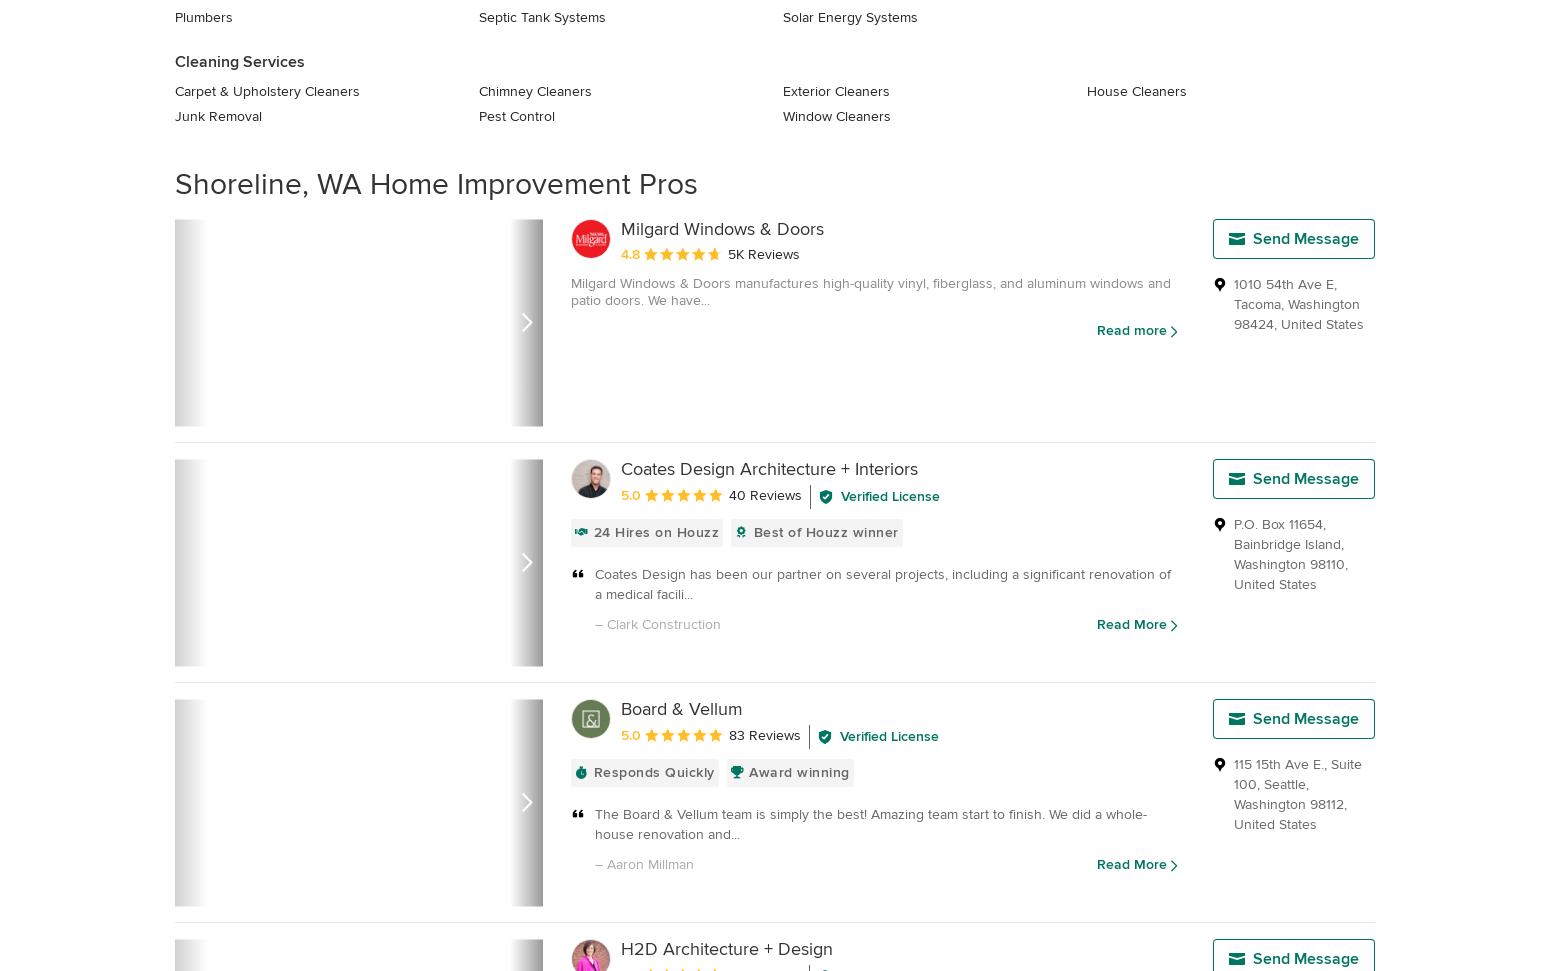 This screenshot has width=1550, height=971. What do you see at coordinates (764, 734) in the screenshot?
I see `'83 Reviews'` at bounding box center [764, 734].